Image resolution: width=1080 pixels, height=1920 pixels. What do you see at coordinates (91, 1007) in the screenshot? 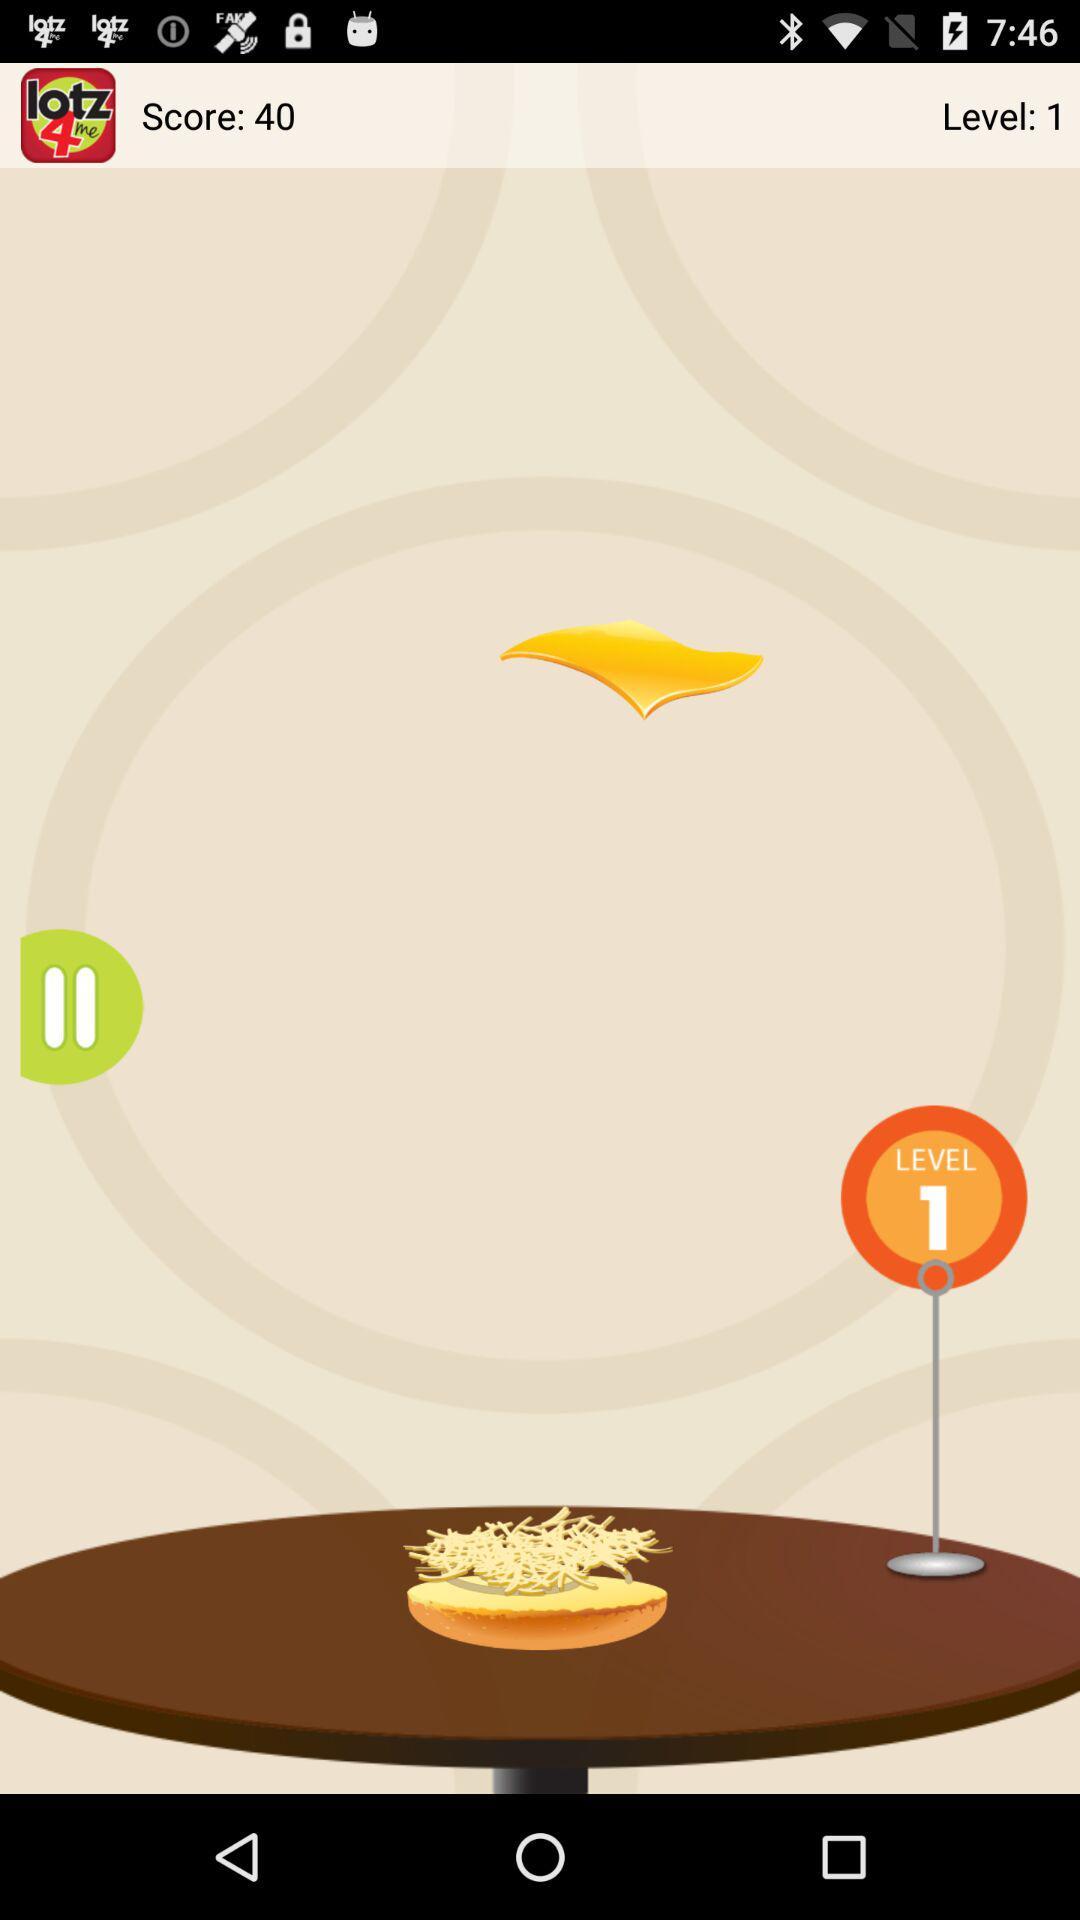
I see `item on the left` at bounding box center [91, 1007].